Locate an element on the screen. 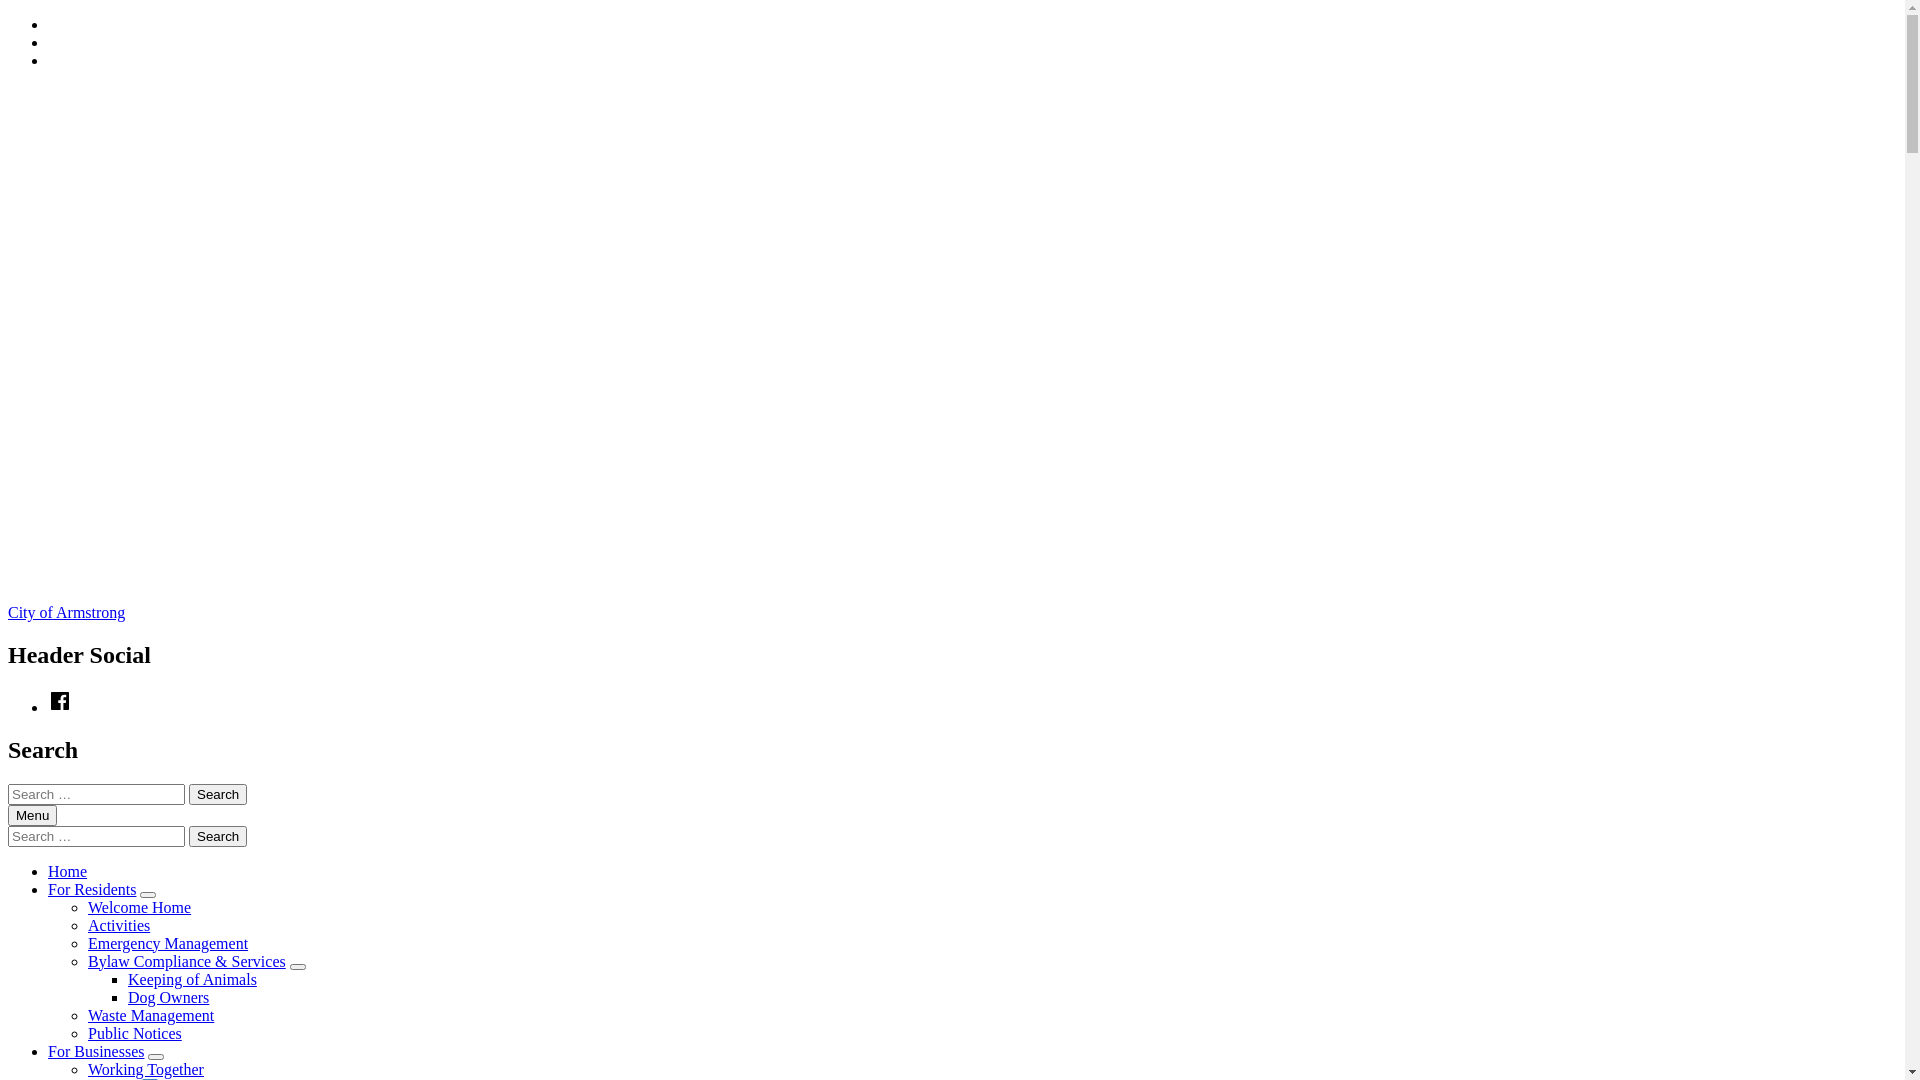 Image resolution: width=1920 pixels, height=1080 pixels. 'Facebook' is located at coordinates (59, 706).